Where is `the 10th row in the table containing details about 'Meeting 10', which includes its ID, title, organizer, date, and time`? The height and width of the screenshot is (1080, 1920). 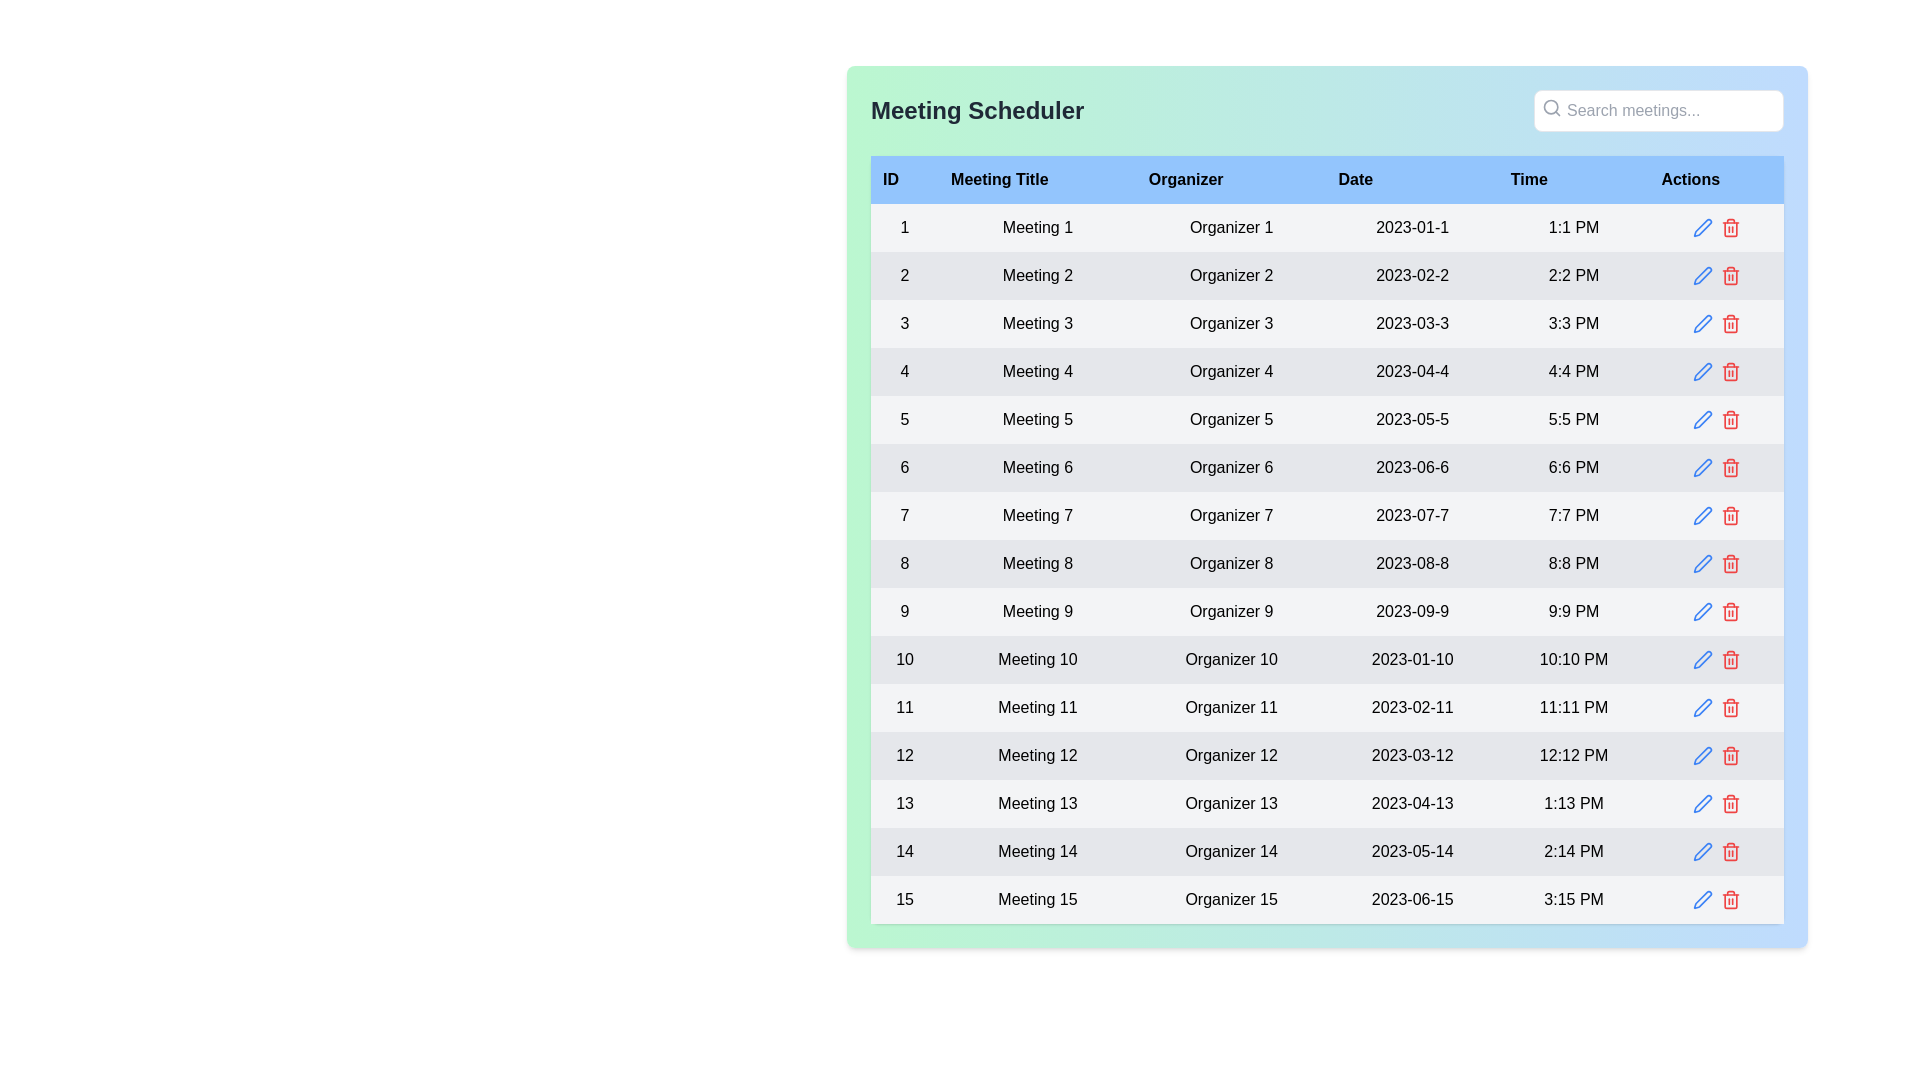
the 10th row in the table containing details about 'Meeting 10', which includes its ID, title, organizer, date, and time is located at coordinates (1327, 659).